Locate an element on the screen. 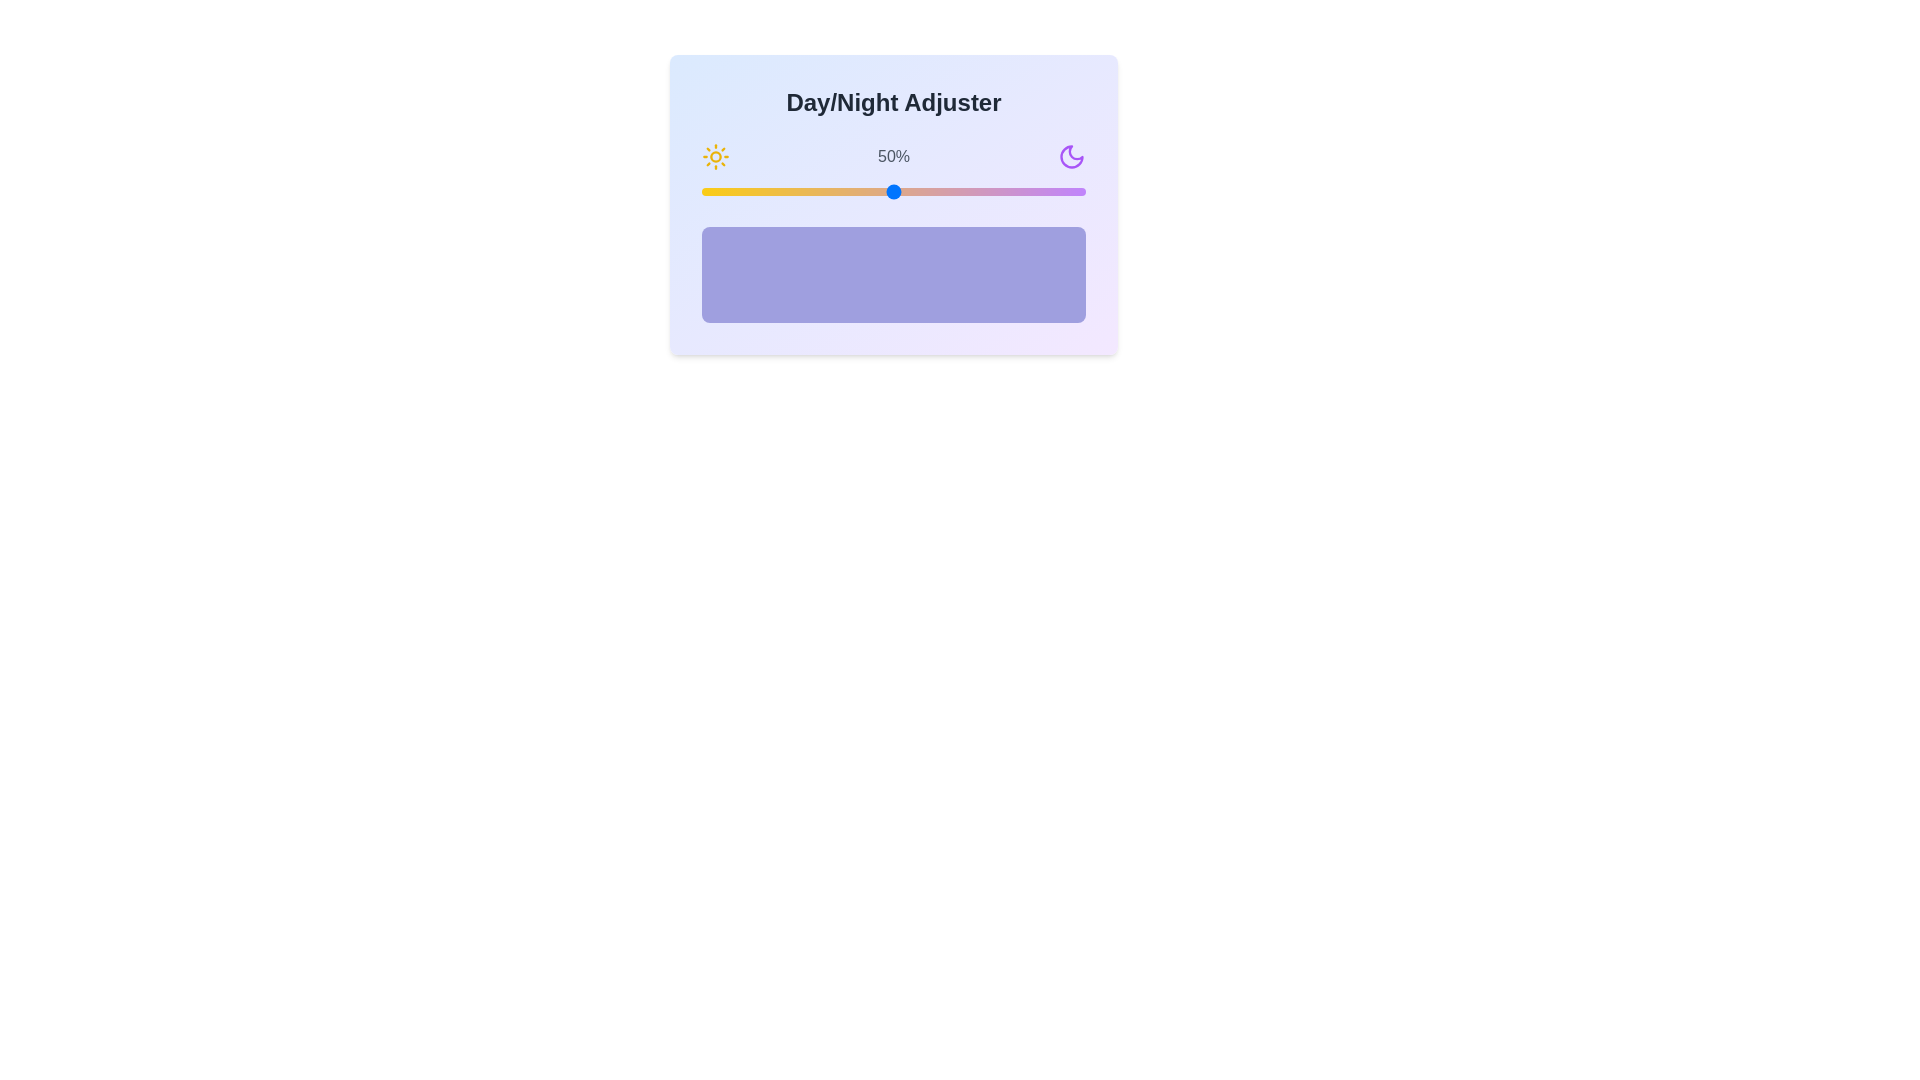 The width and height of the screenshot is (1920, 1080). the slider to set the value to 3% is located at coordinates (713, 192).